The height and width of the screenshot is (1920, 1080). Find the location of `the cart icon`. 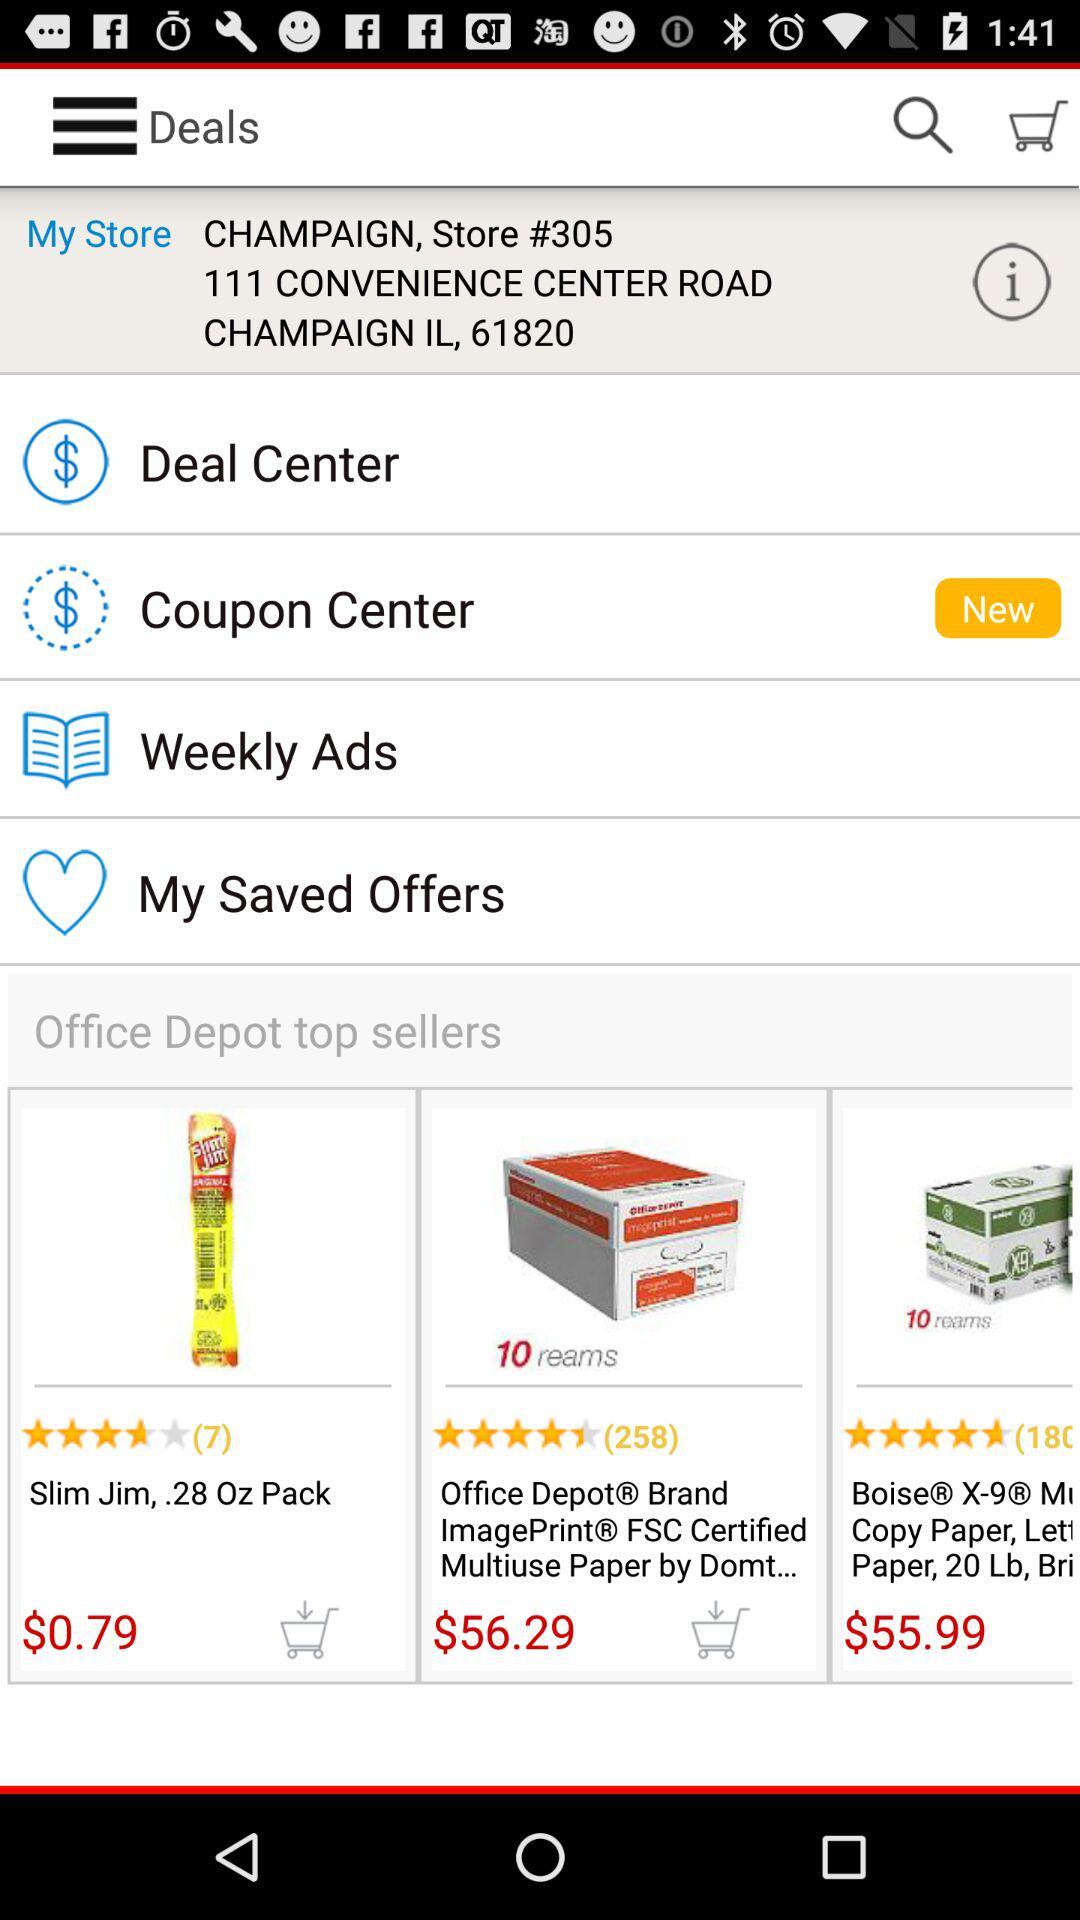

the cart icon is located at coordinates (720, 1742).